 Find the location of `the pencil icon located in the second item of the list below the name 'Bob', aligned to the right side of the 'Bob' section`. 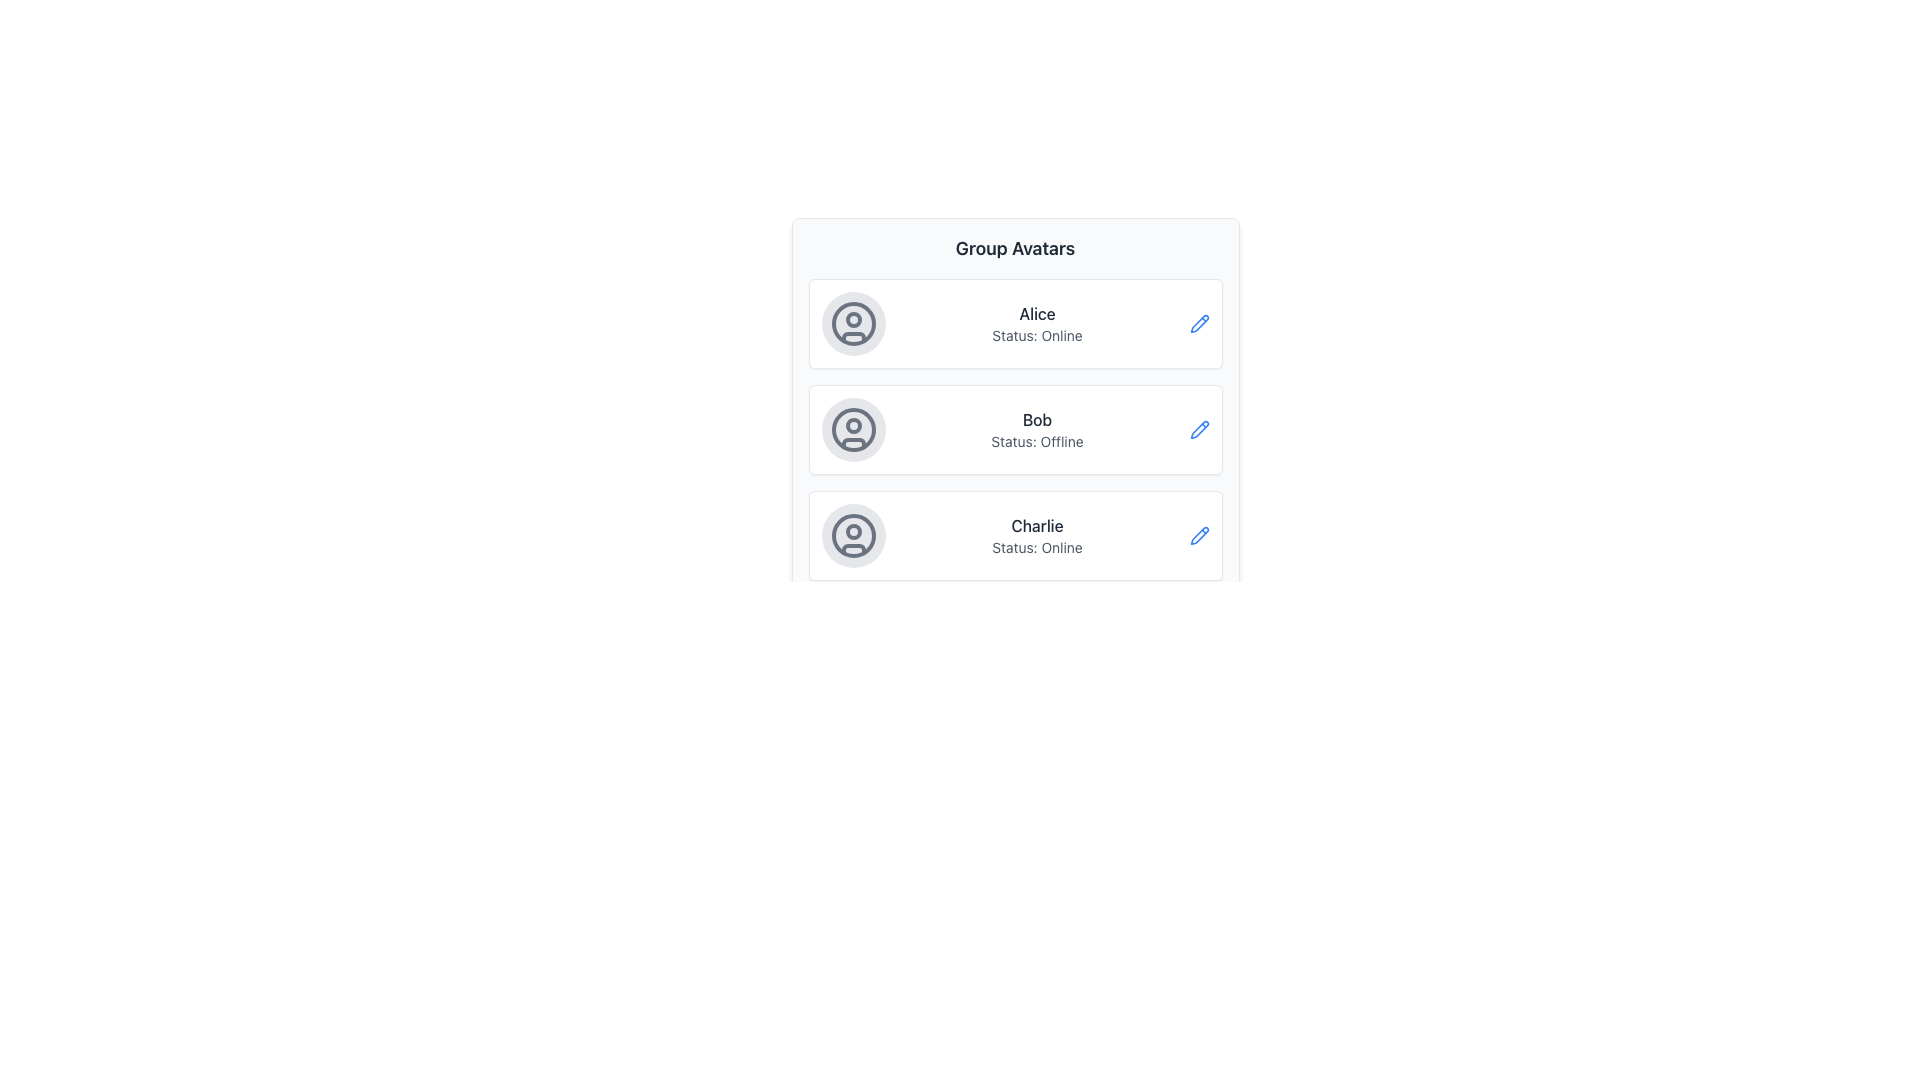

the pencil icon located in the second item of the list below the name 'Bob', aligned to the right side of the 'Bob' section is located at coordinates (1199, 428).